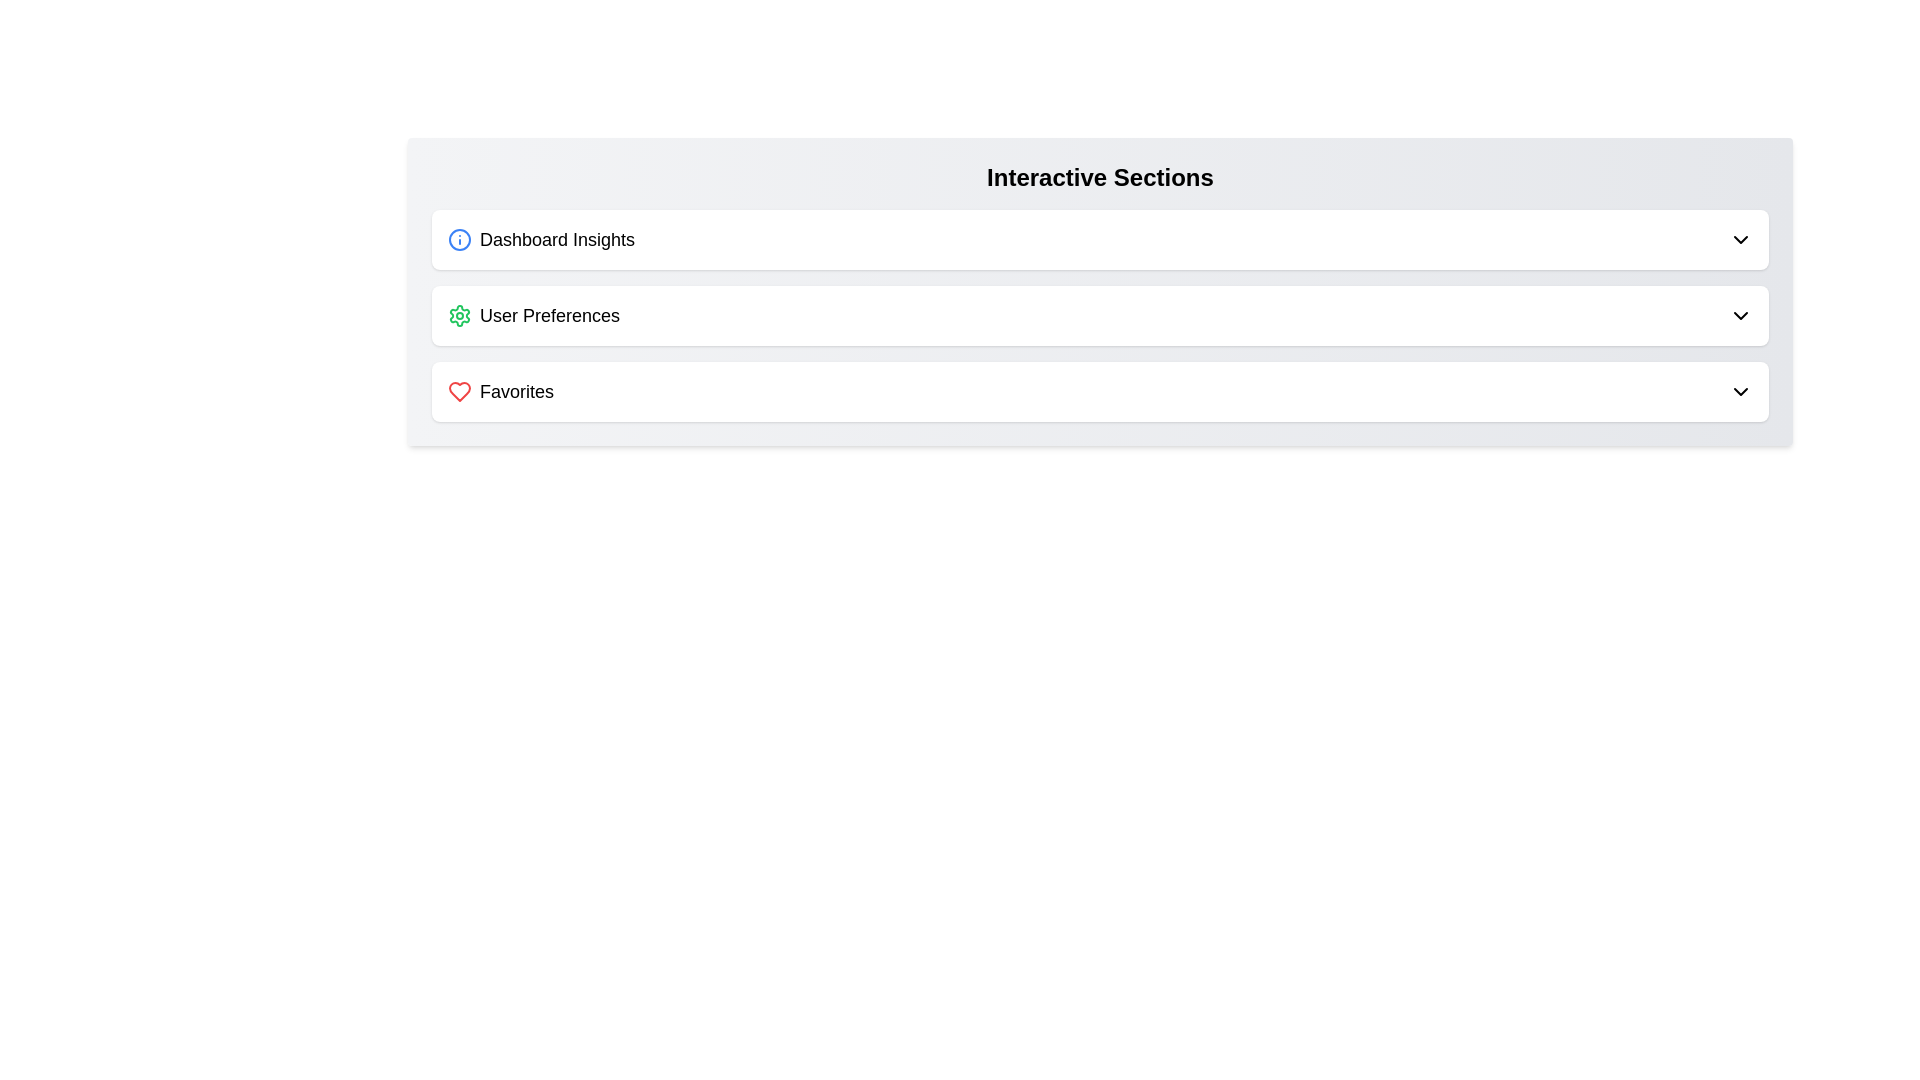 Image resolution: width=1920 pixels, height=1080 pixels. What do you see at coordinates (459, 238) in the screenshot?
I see `the SVG Circle located at the center of the top-left button labeled 'Dashboard Insights', which is part of an informational icon with a blue stroke` at bounding box center [459, 238].